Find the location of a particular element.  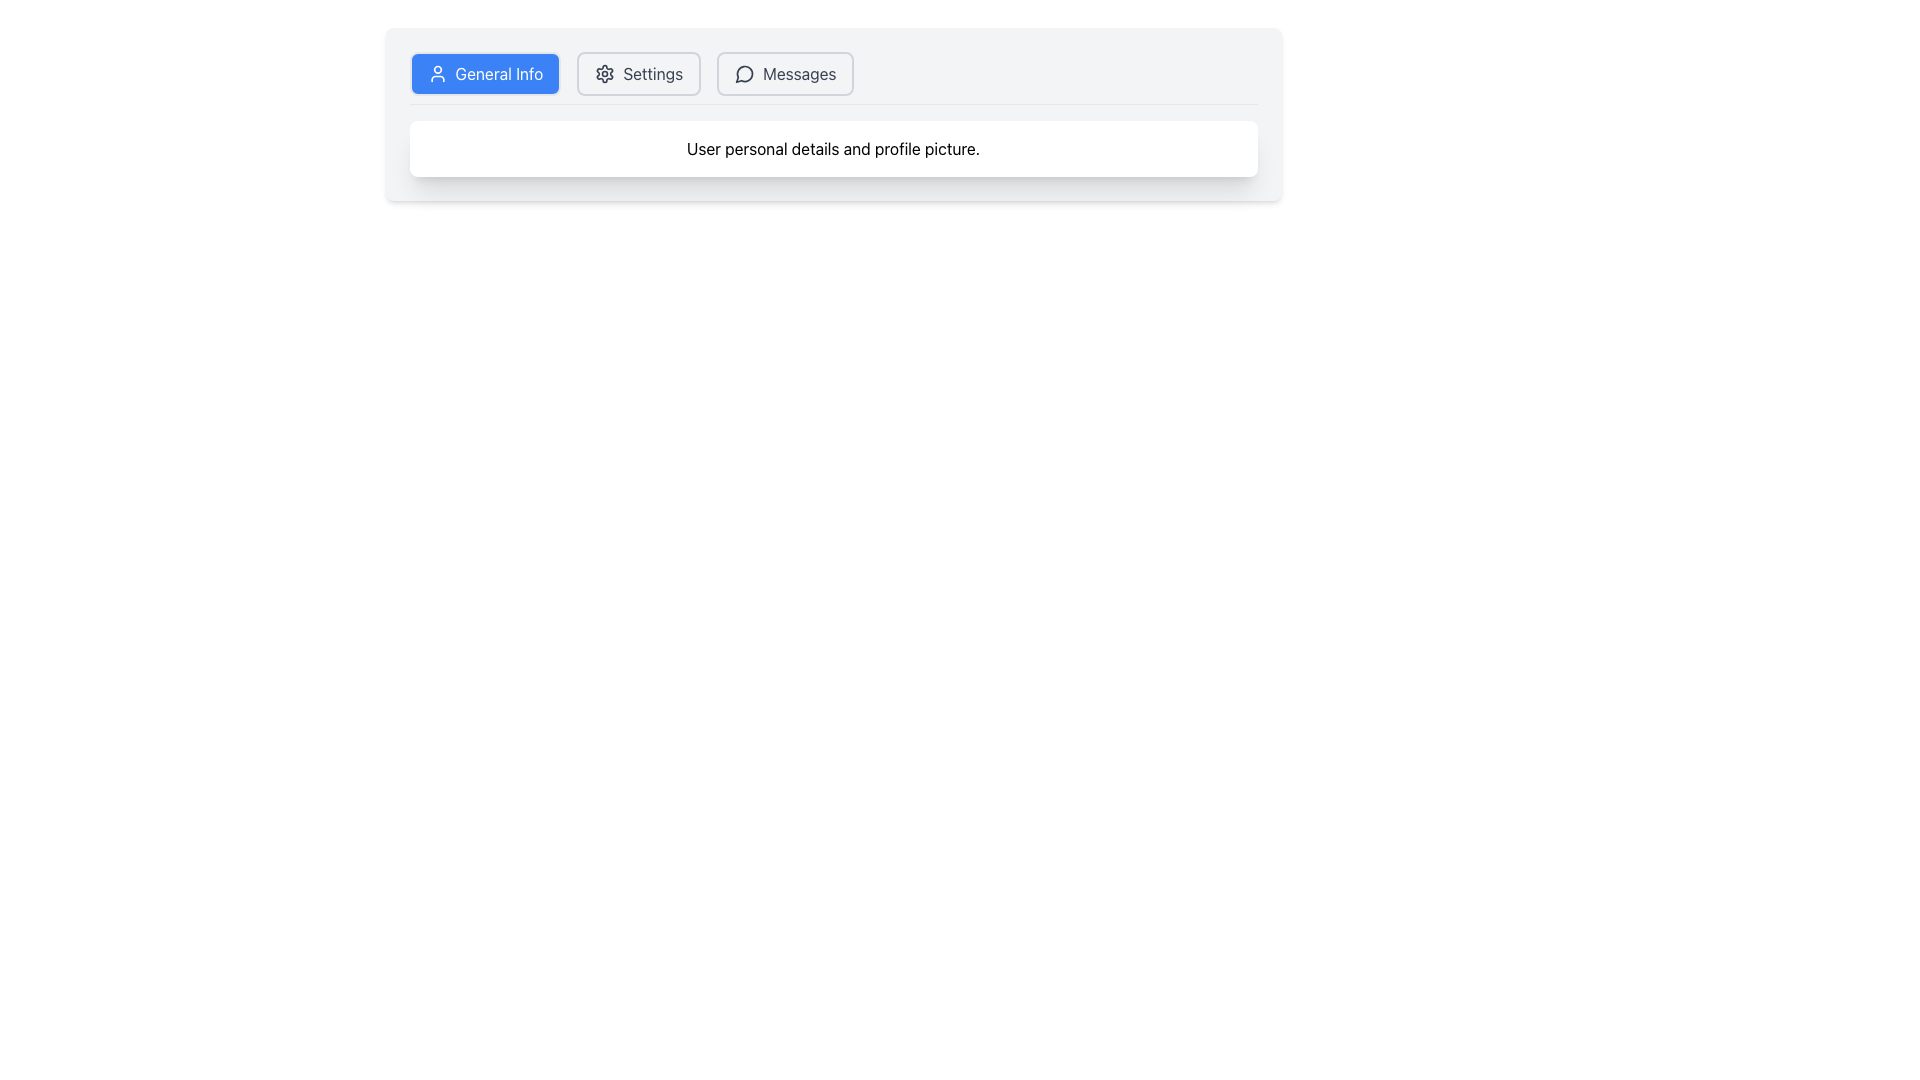

the navigation button for messaging, which is the third button in a horizontal row of three buttons at the top-center of the interface is located at coordinates (784, 72).